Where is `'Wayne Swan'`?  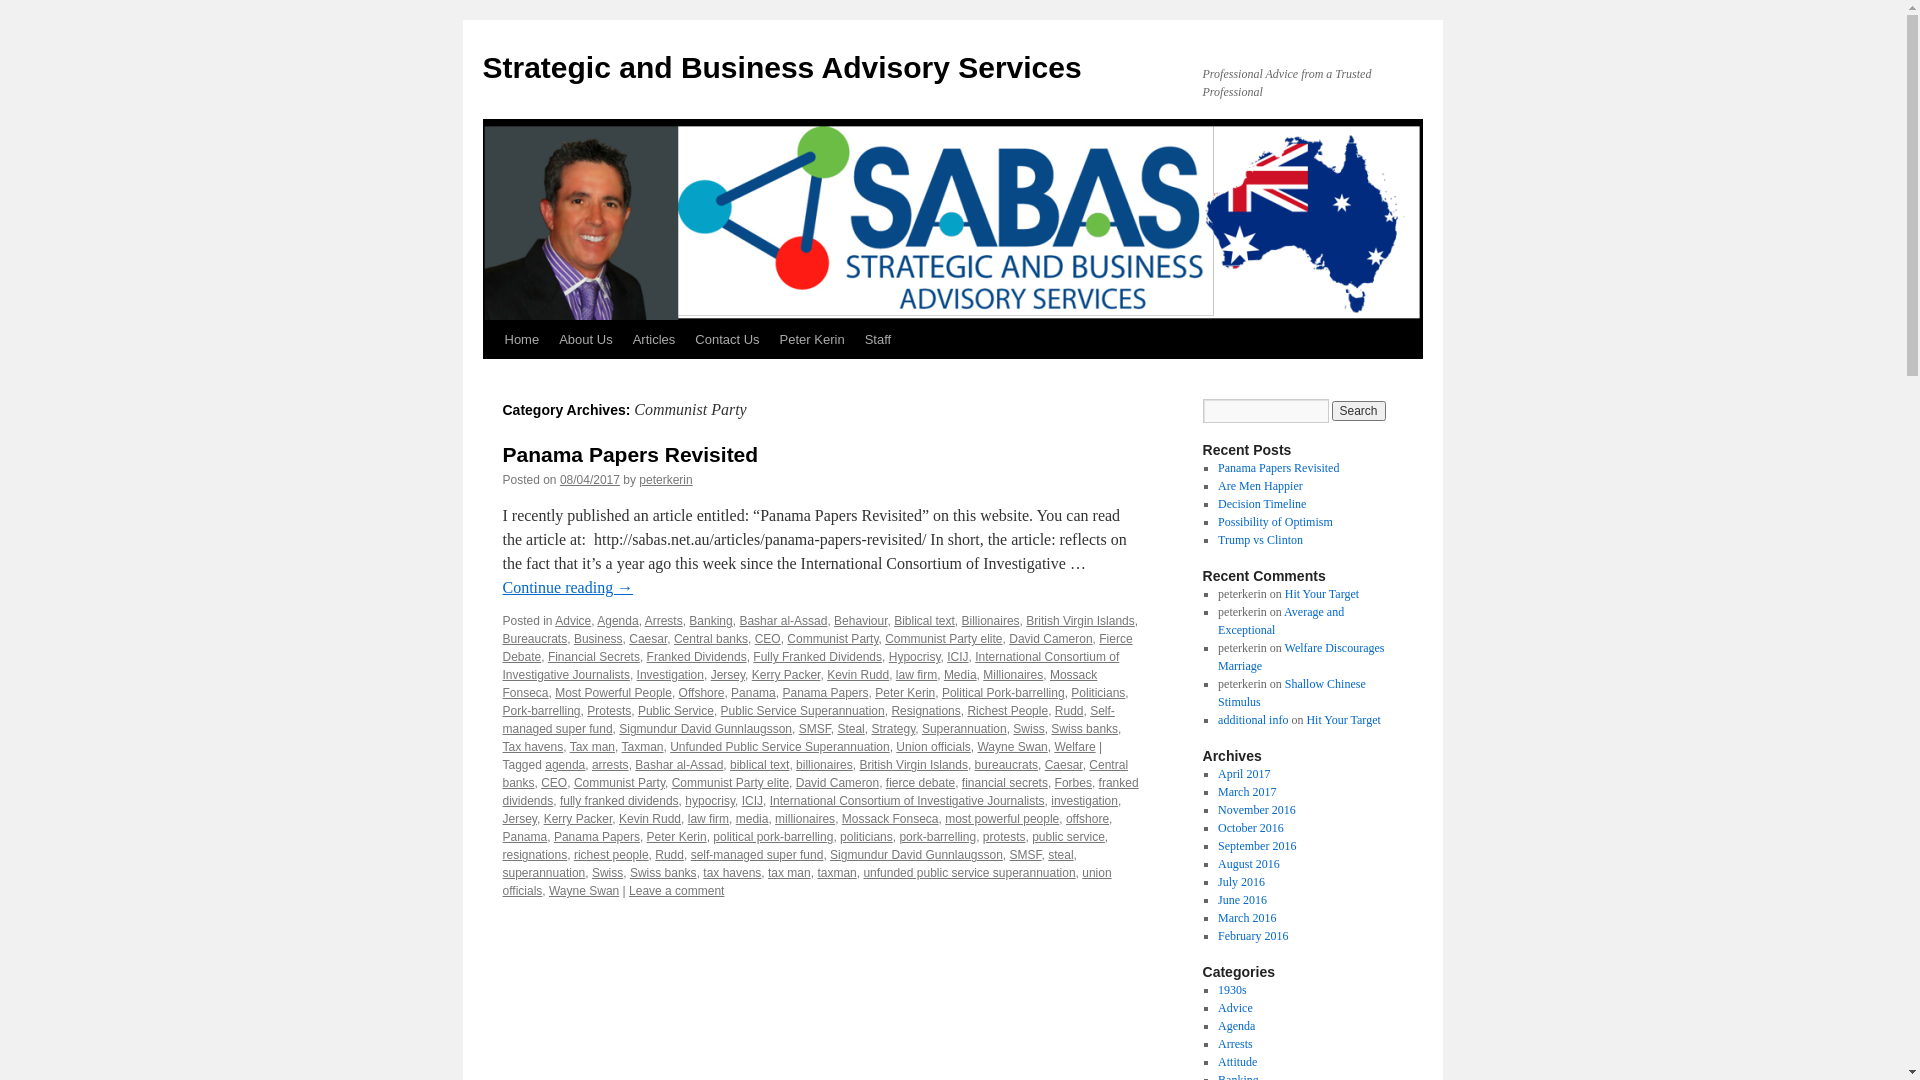
'Wayne Swan' is located at coordinates (548, 890).